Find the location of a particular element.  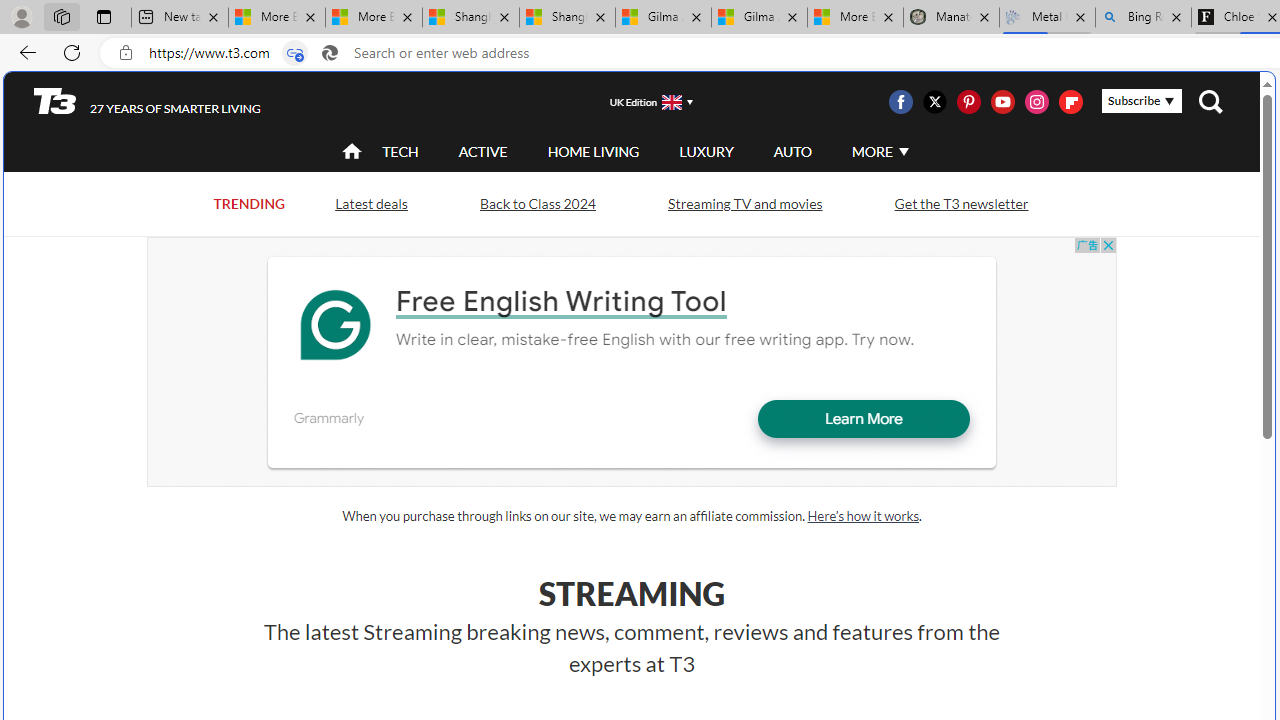

'HOME LIVING' is located at coordinates (592, 150).